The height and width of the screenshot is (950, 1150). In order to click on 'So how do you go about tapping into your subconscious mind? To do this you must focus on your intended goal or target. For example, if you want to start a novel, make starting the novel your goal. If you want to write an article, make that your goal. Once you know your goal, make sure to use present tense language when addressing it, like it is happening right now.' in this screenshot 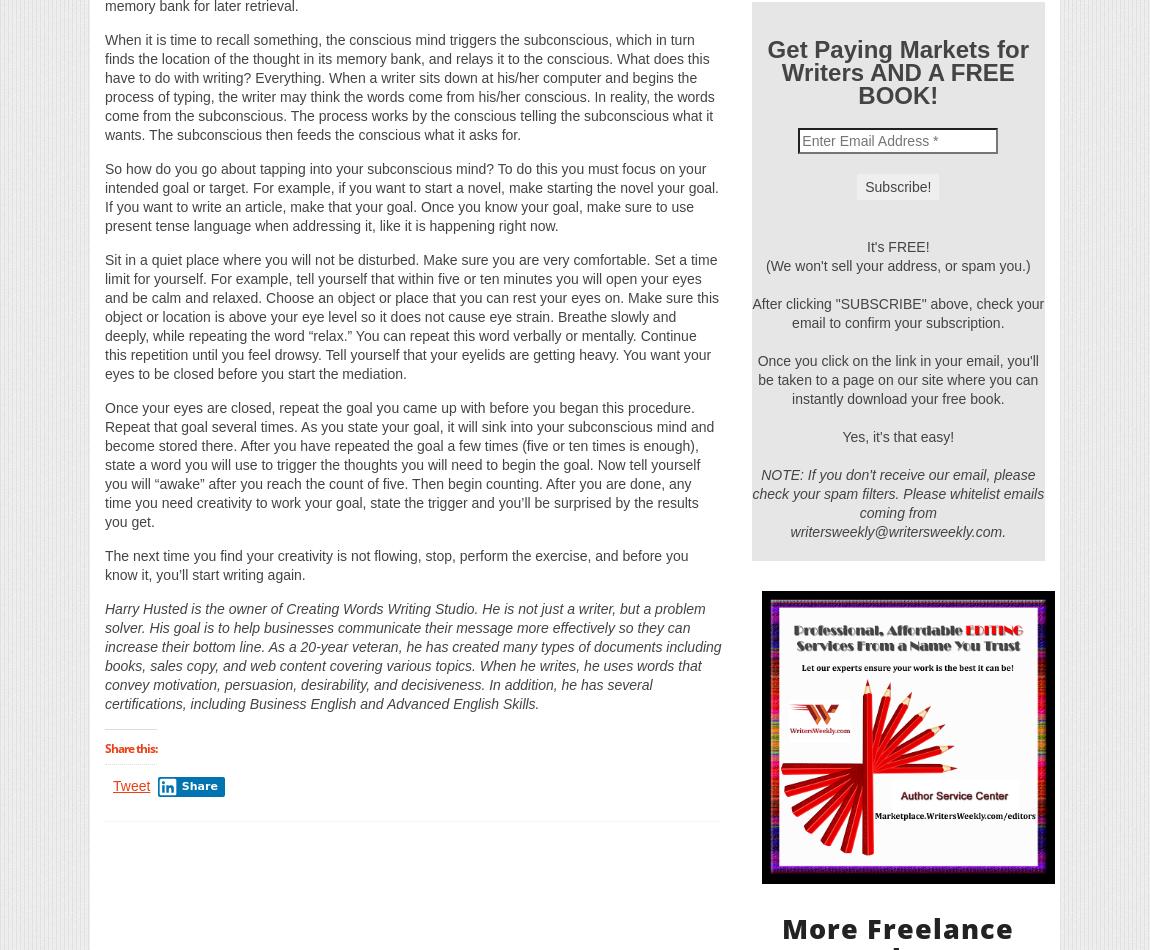, I will do `click(412, 196)`.